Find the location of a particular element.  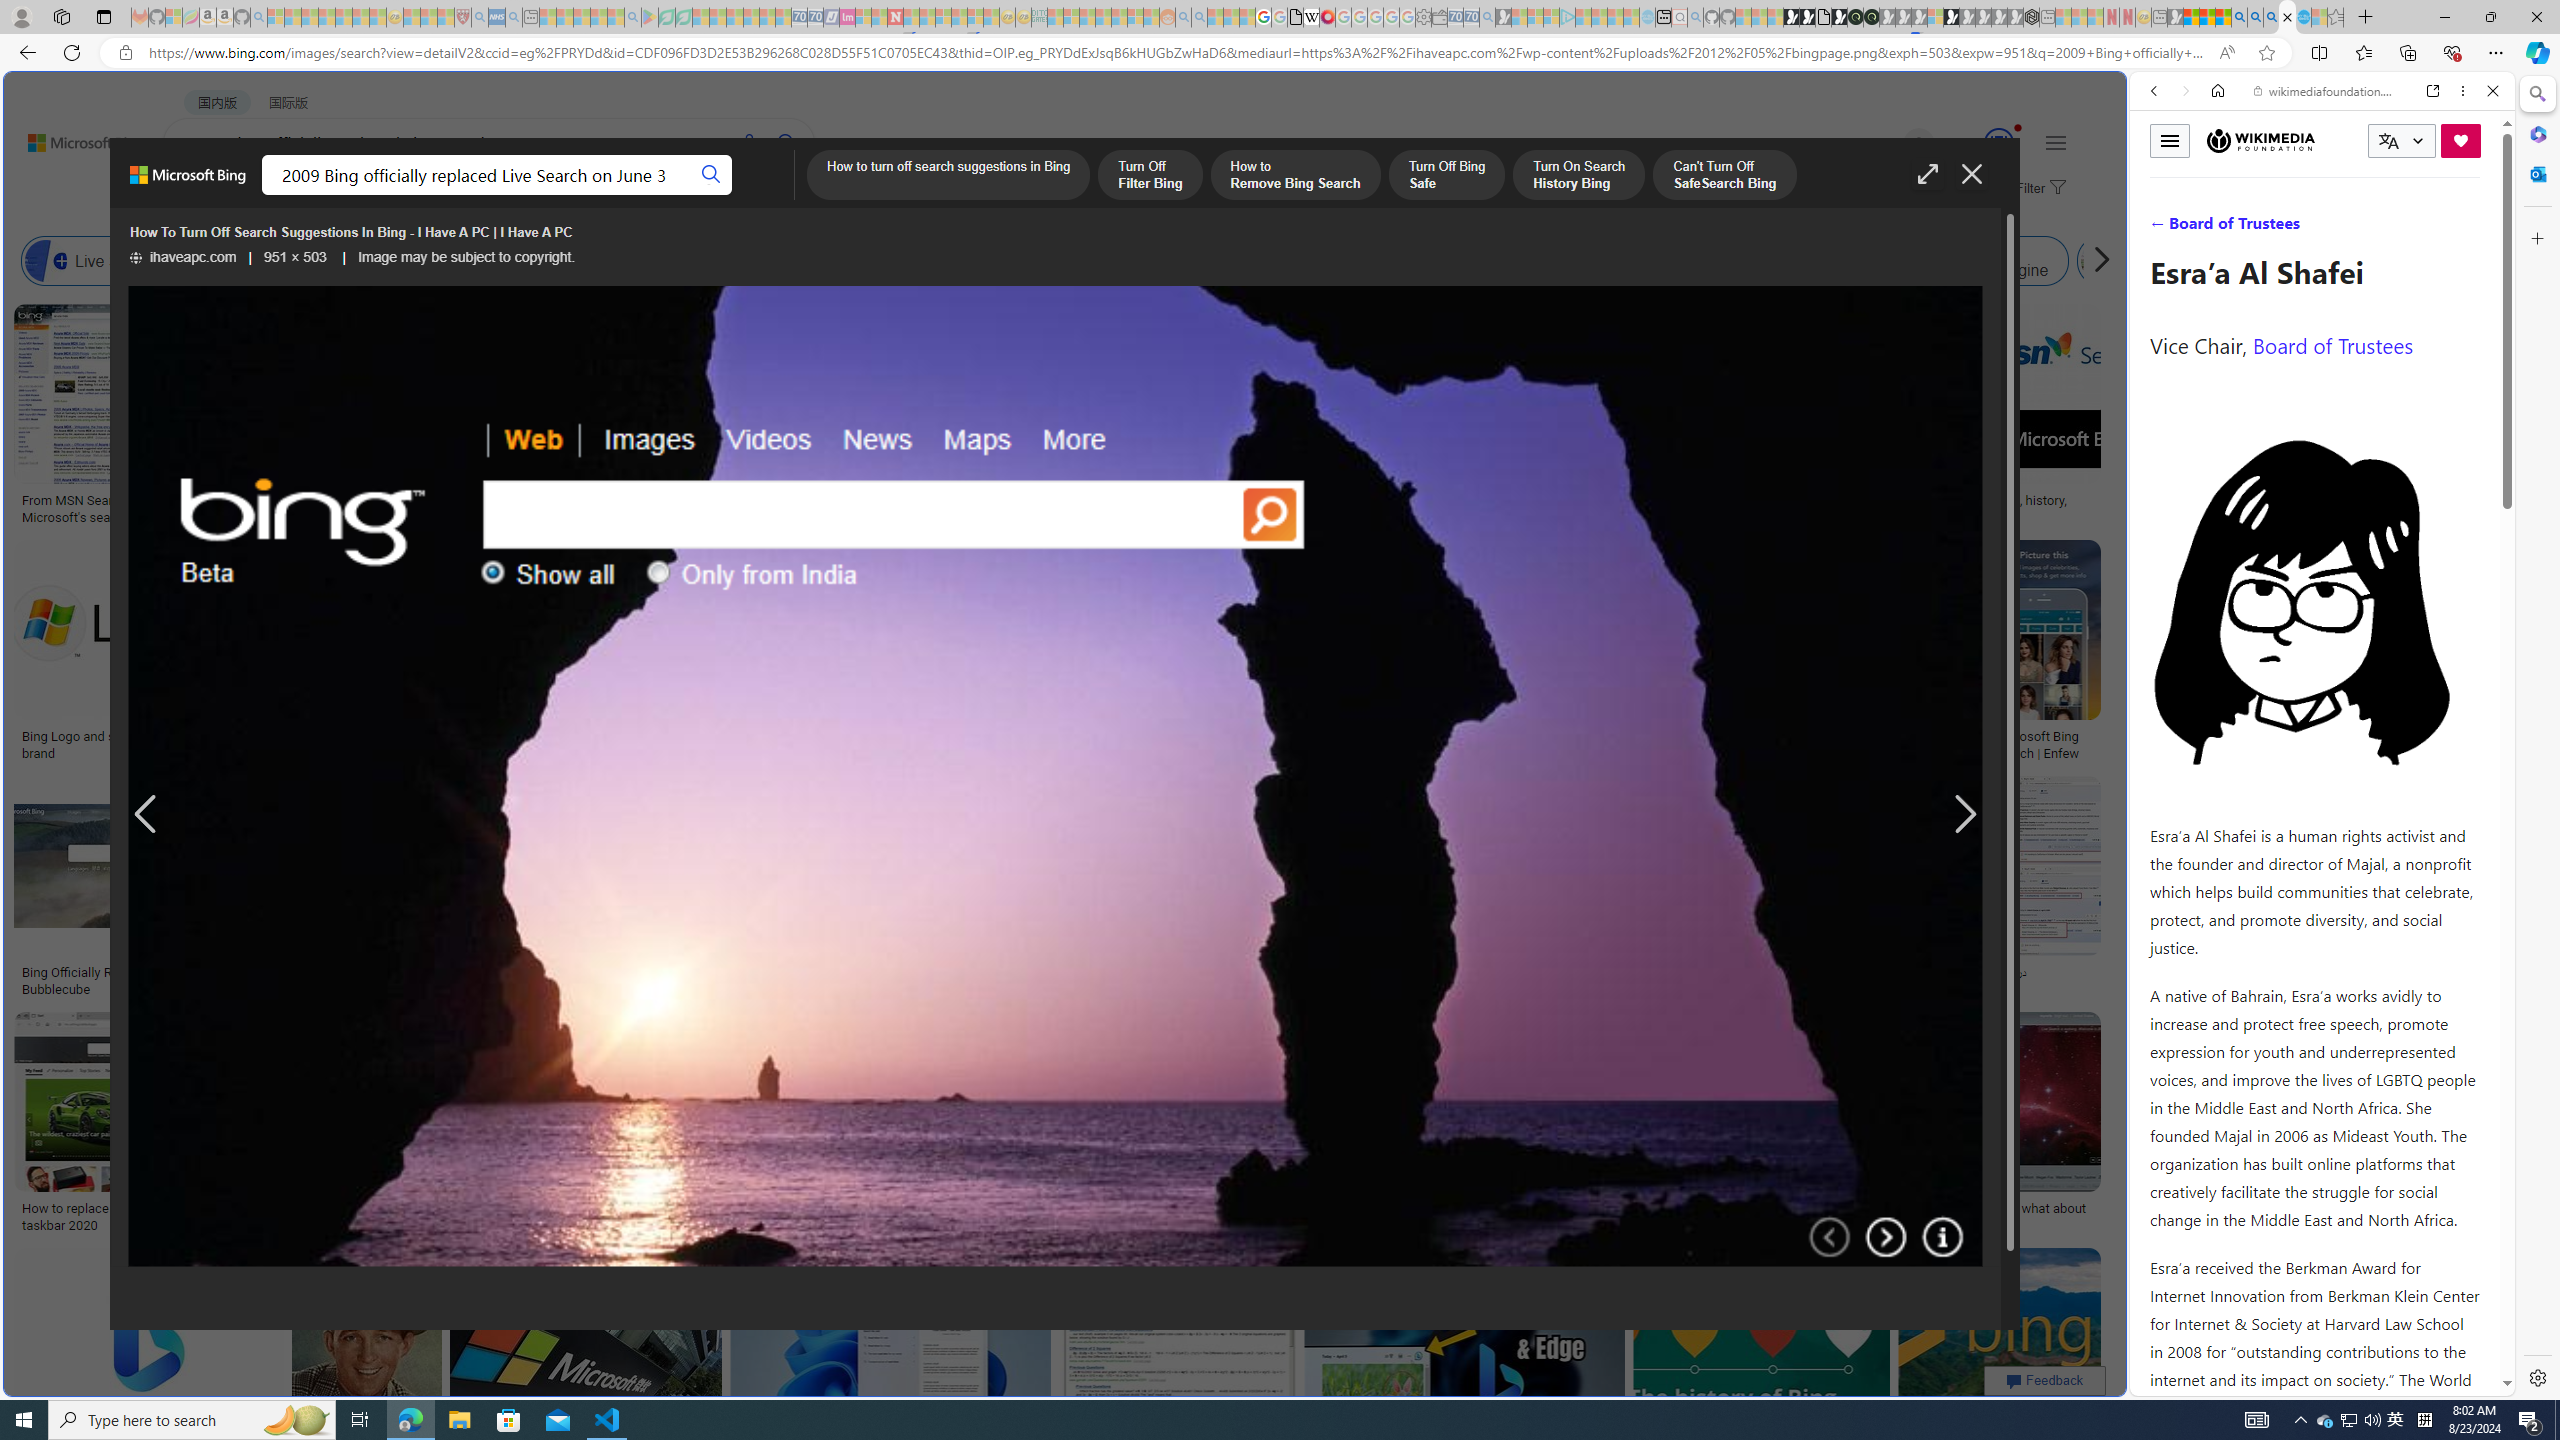

'How to turn off search suggestions in Bing' is located at coordinates (947, 176).